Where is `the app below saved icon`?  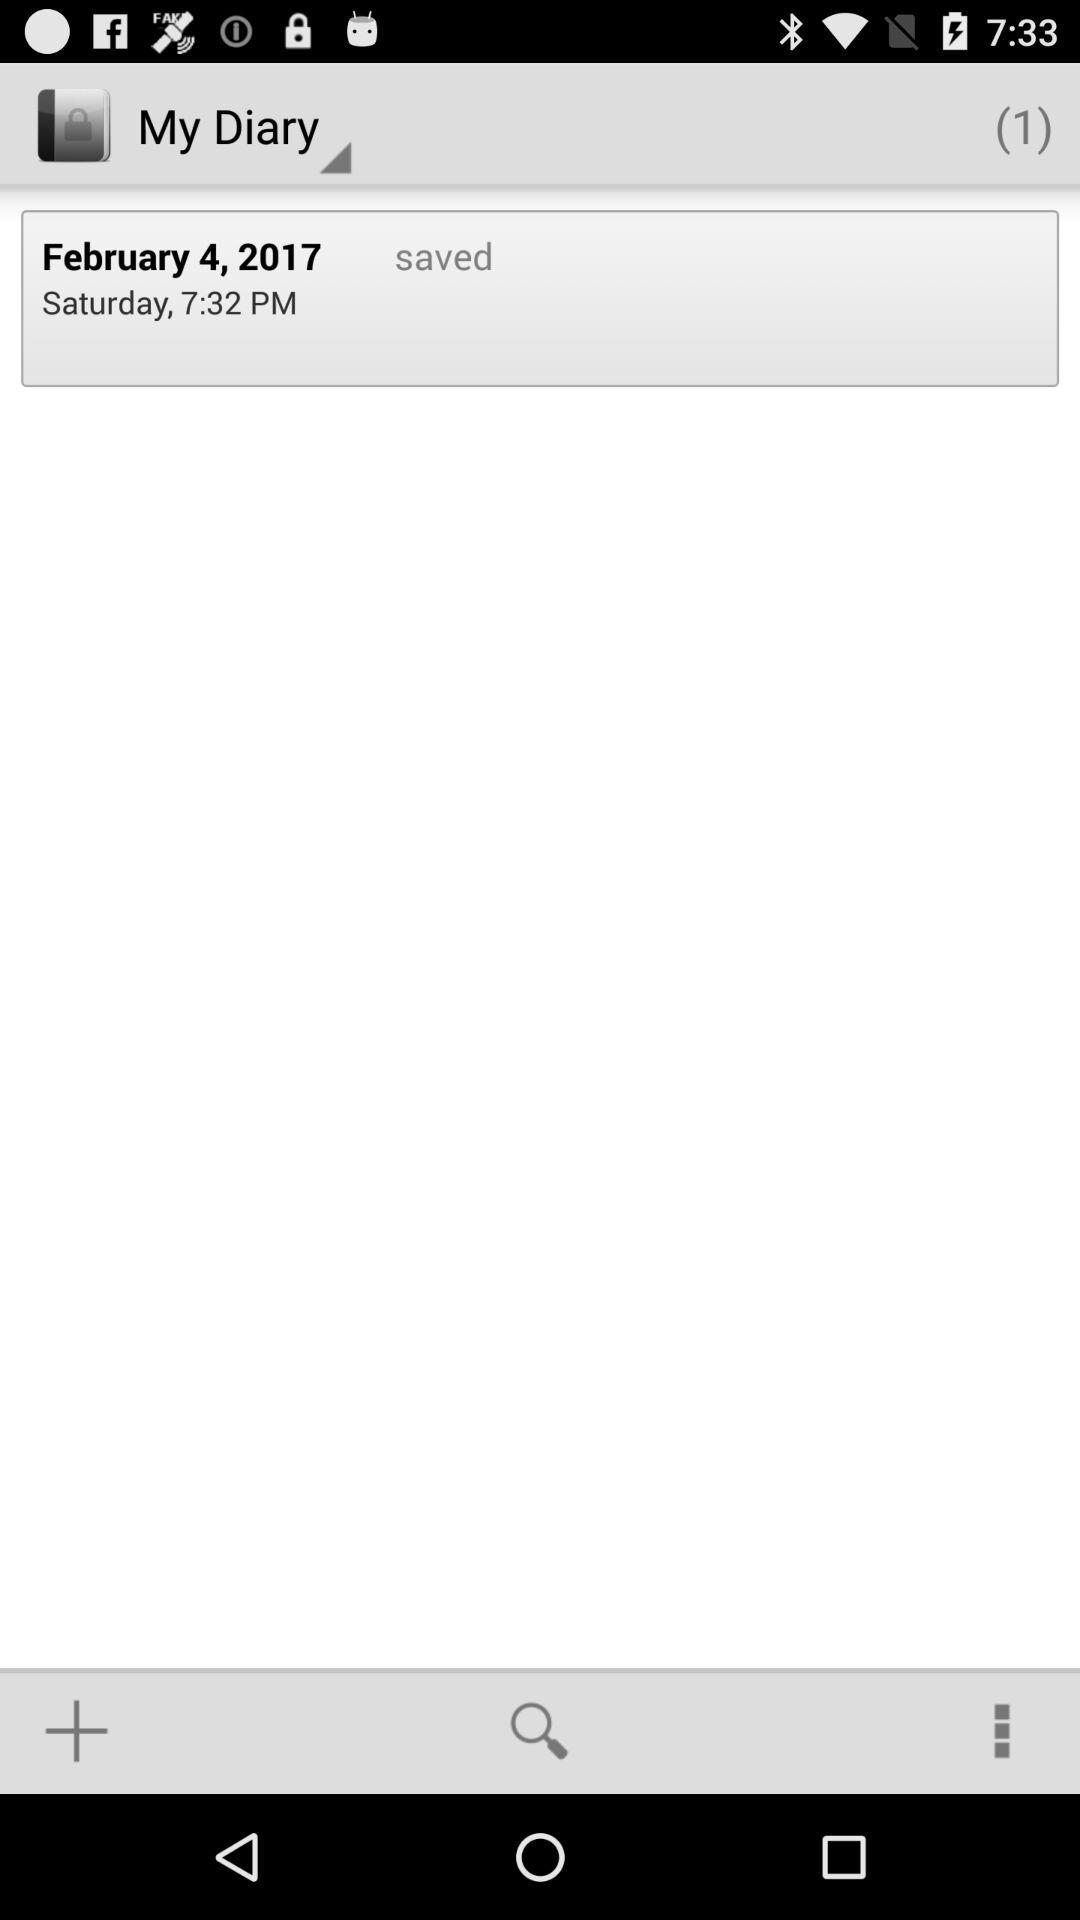
the app below saved icon is located at coordinates (538, 1730).